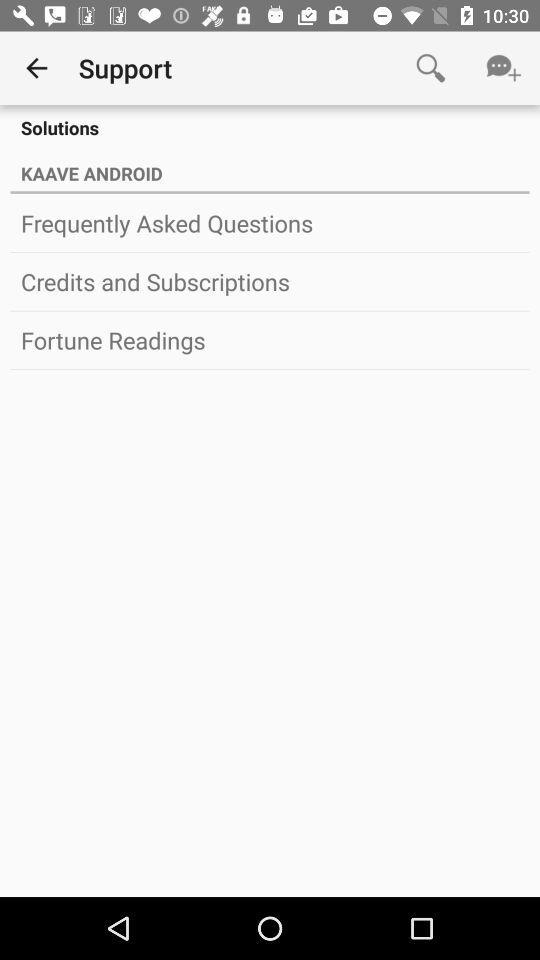  Describe the element at coordinates (270, 192) in the screenshot. I see `icon above the frequently asked questions` at that location.